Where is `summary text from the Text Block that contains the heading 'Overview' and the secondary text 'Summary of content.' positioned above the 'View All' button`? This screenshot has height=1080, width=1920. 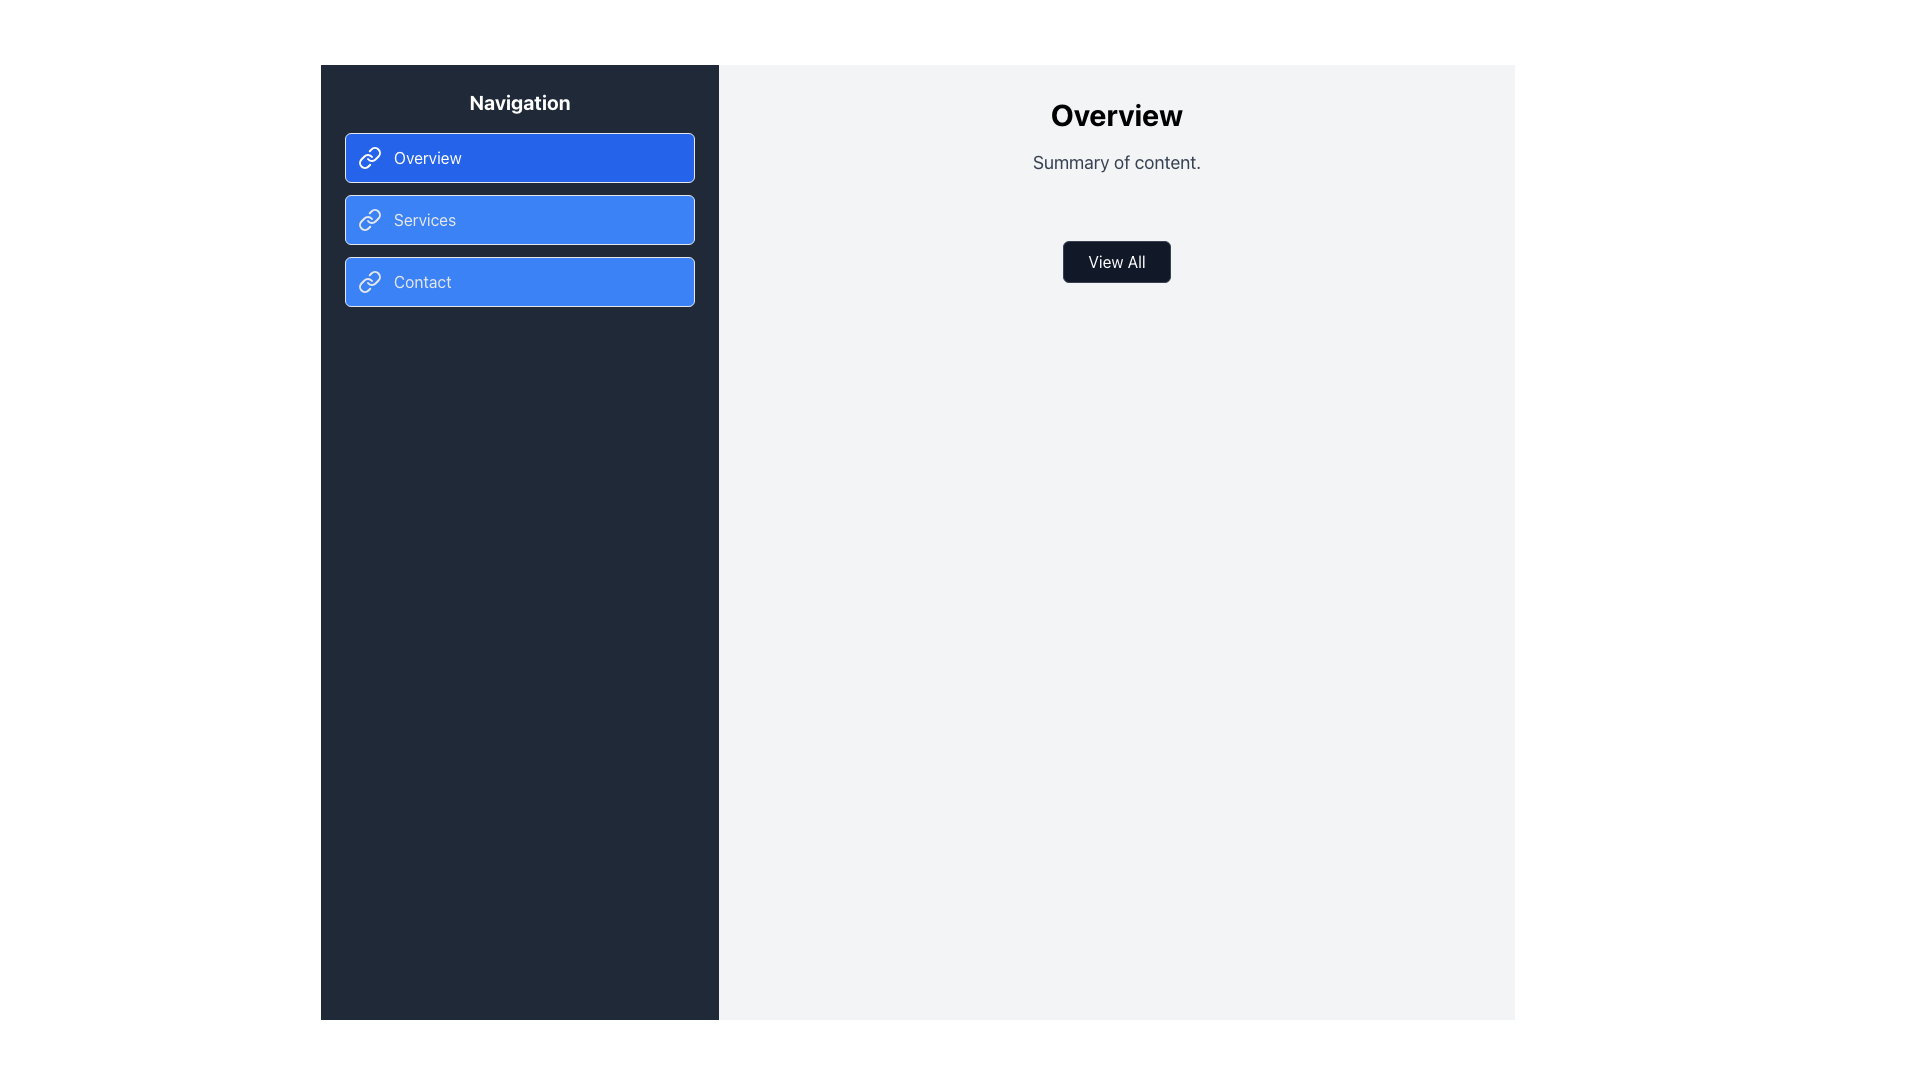
summary text from the Text Block that contains the heading 'Overview' and the secondary text 'Summary of content.' positioned above the 'View All' button is located at coordinates (1116, 136).